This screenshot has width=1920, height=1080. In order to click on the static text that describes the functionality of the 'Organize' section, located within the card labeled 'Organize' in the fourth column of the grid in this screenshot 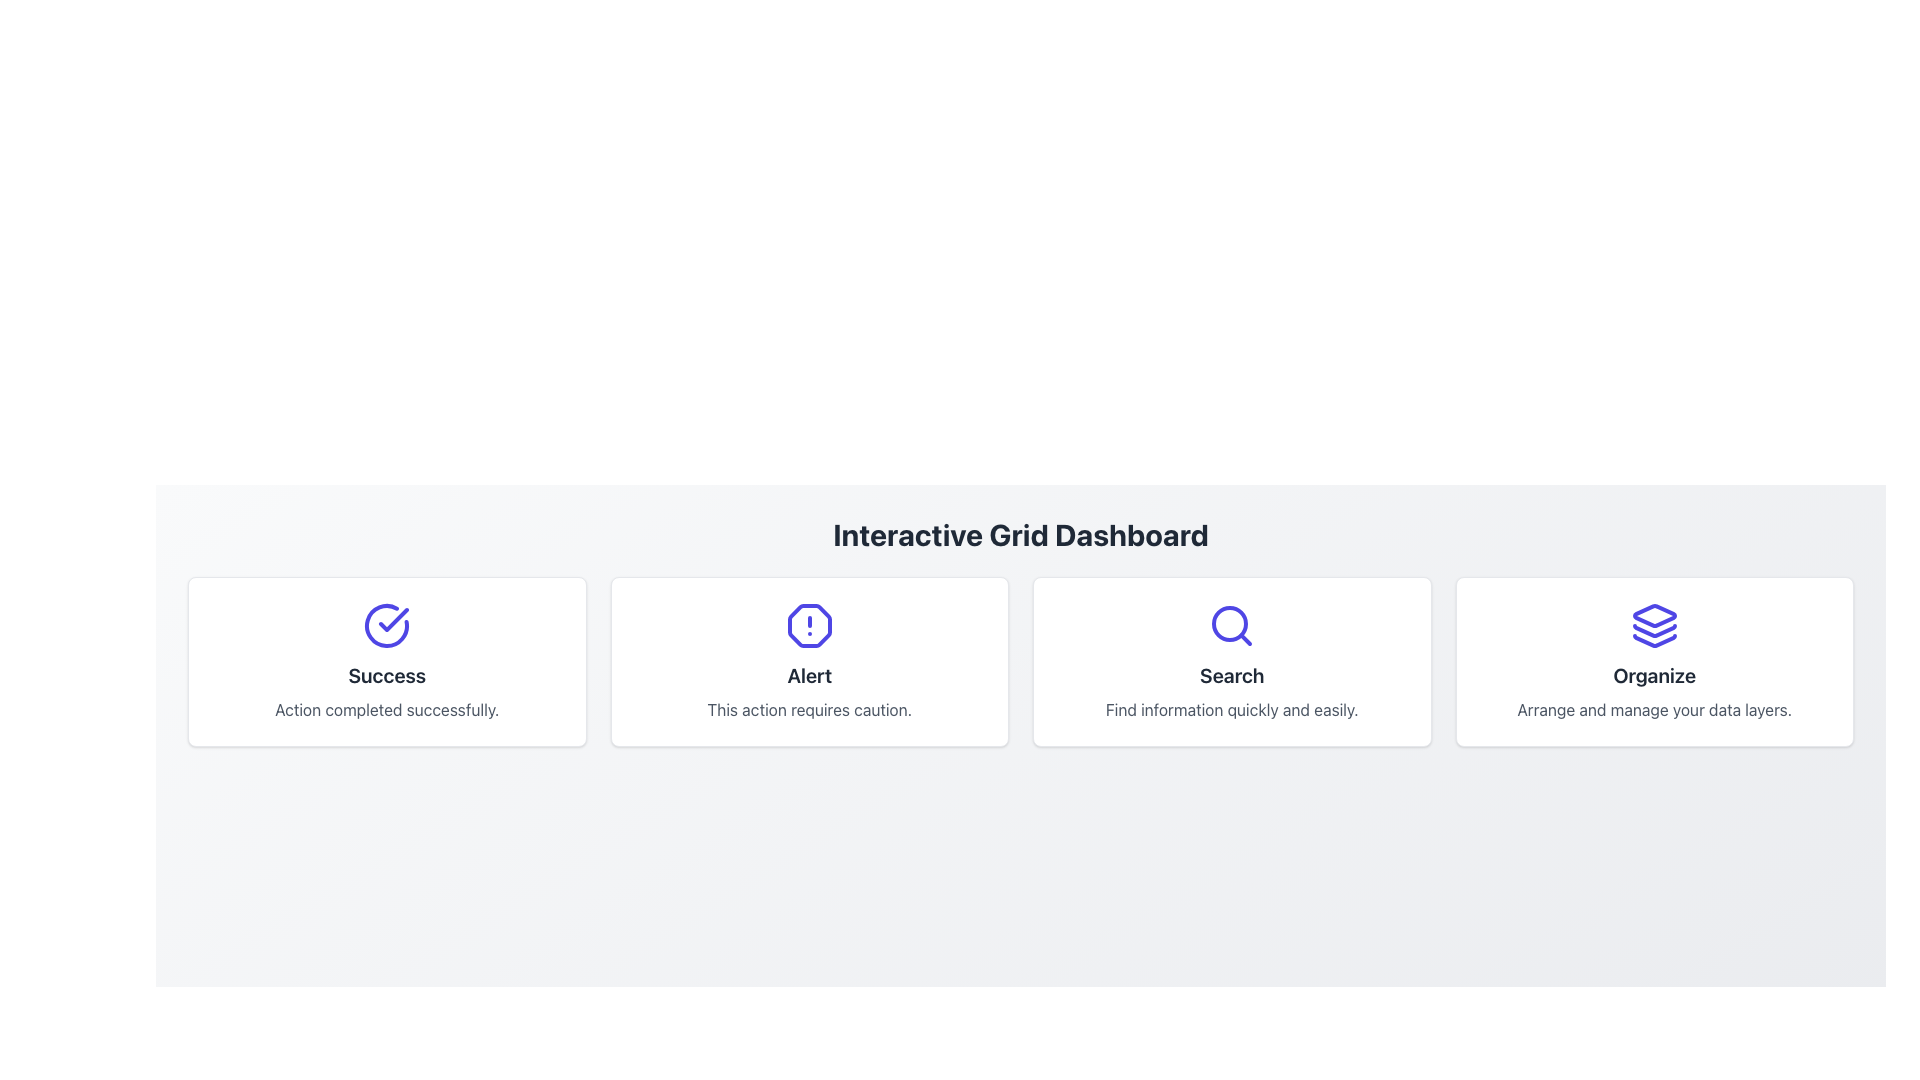, I will do `click(1654, 708)`.